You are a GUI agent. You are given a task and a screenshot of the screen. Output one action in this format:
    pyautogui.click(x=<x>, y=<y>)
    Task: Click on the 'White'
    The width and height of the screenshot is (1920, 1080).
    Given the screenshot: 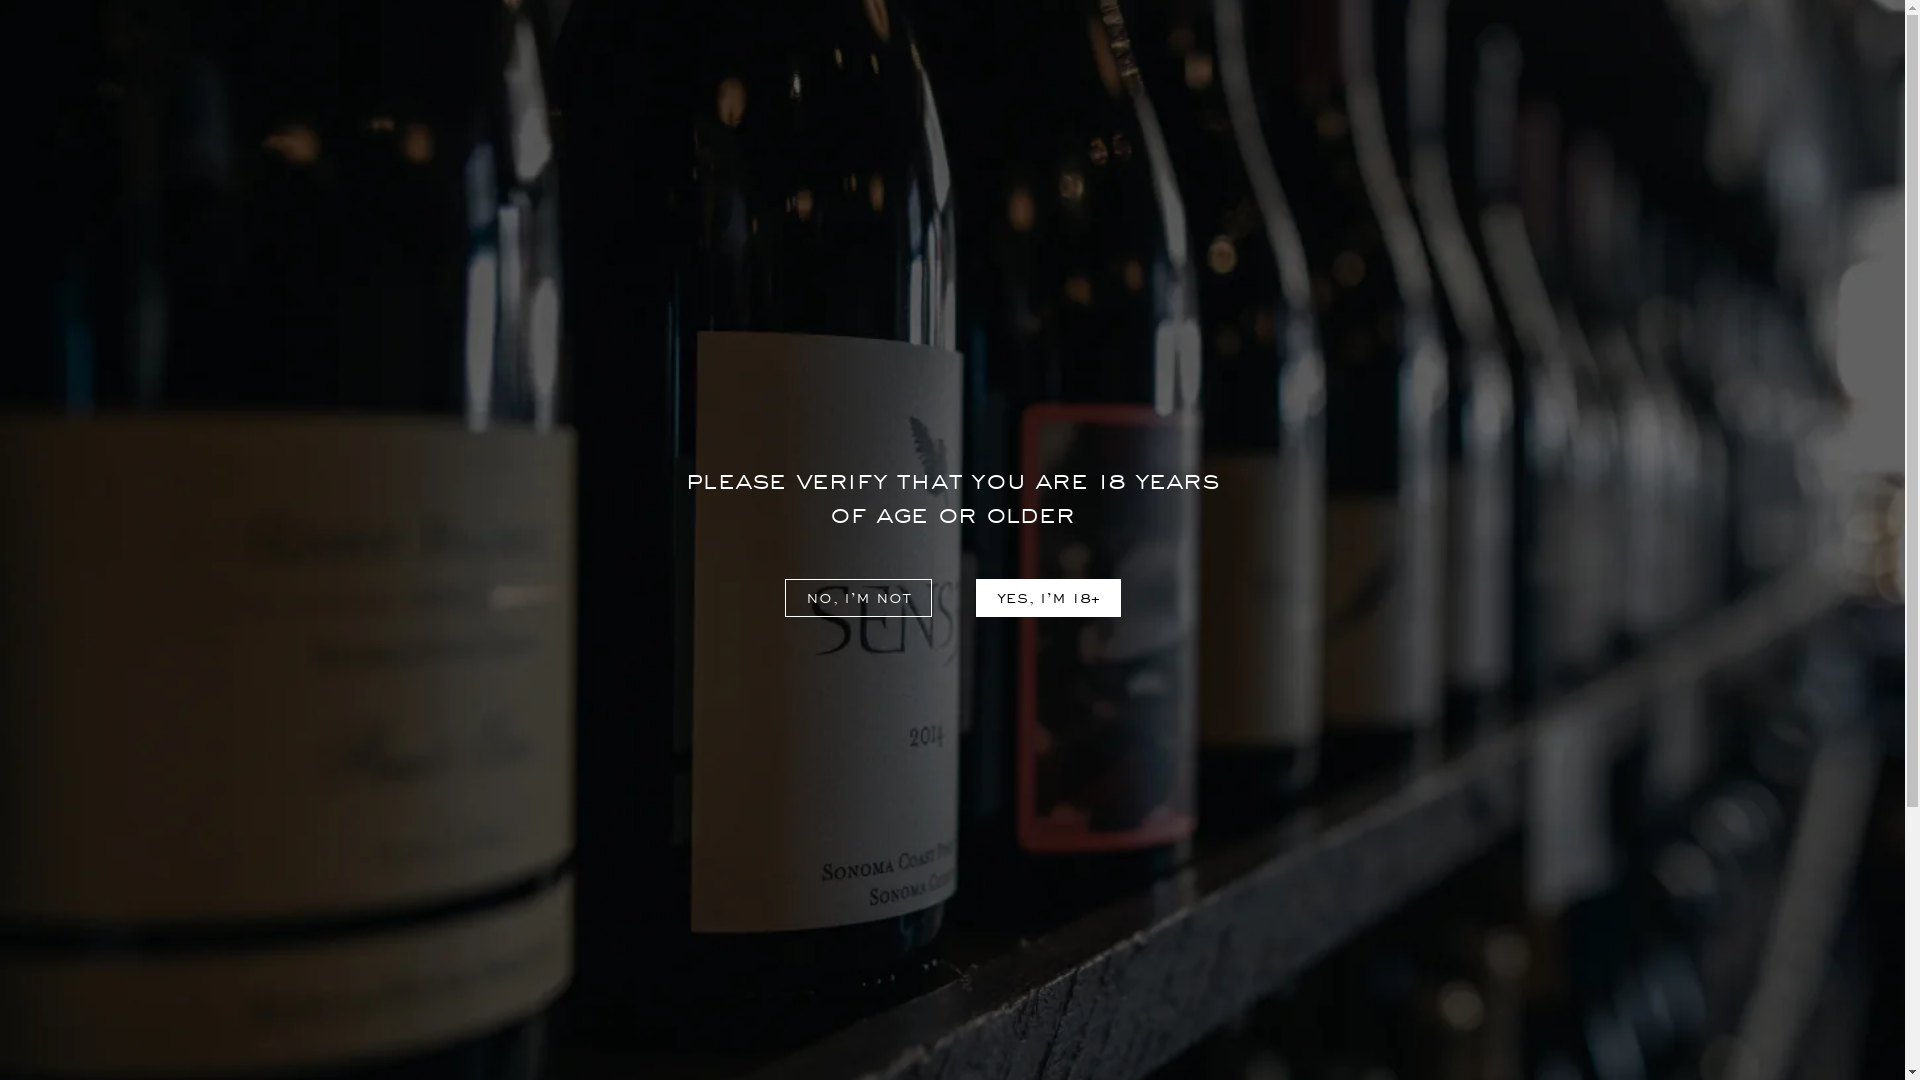 What is the action you would take?
    pyautogui.click(x=705, y=115)
    